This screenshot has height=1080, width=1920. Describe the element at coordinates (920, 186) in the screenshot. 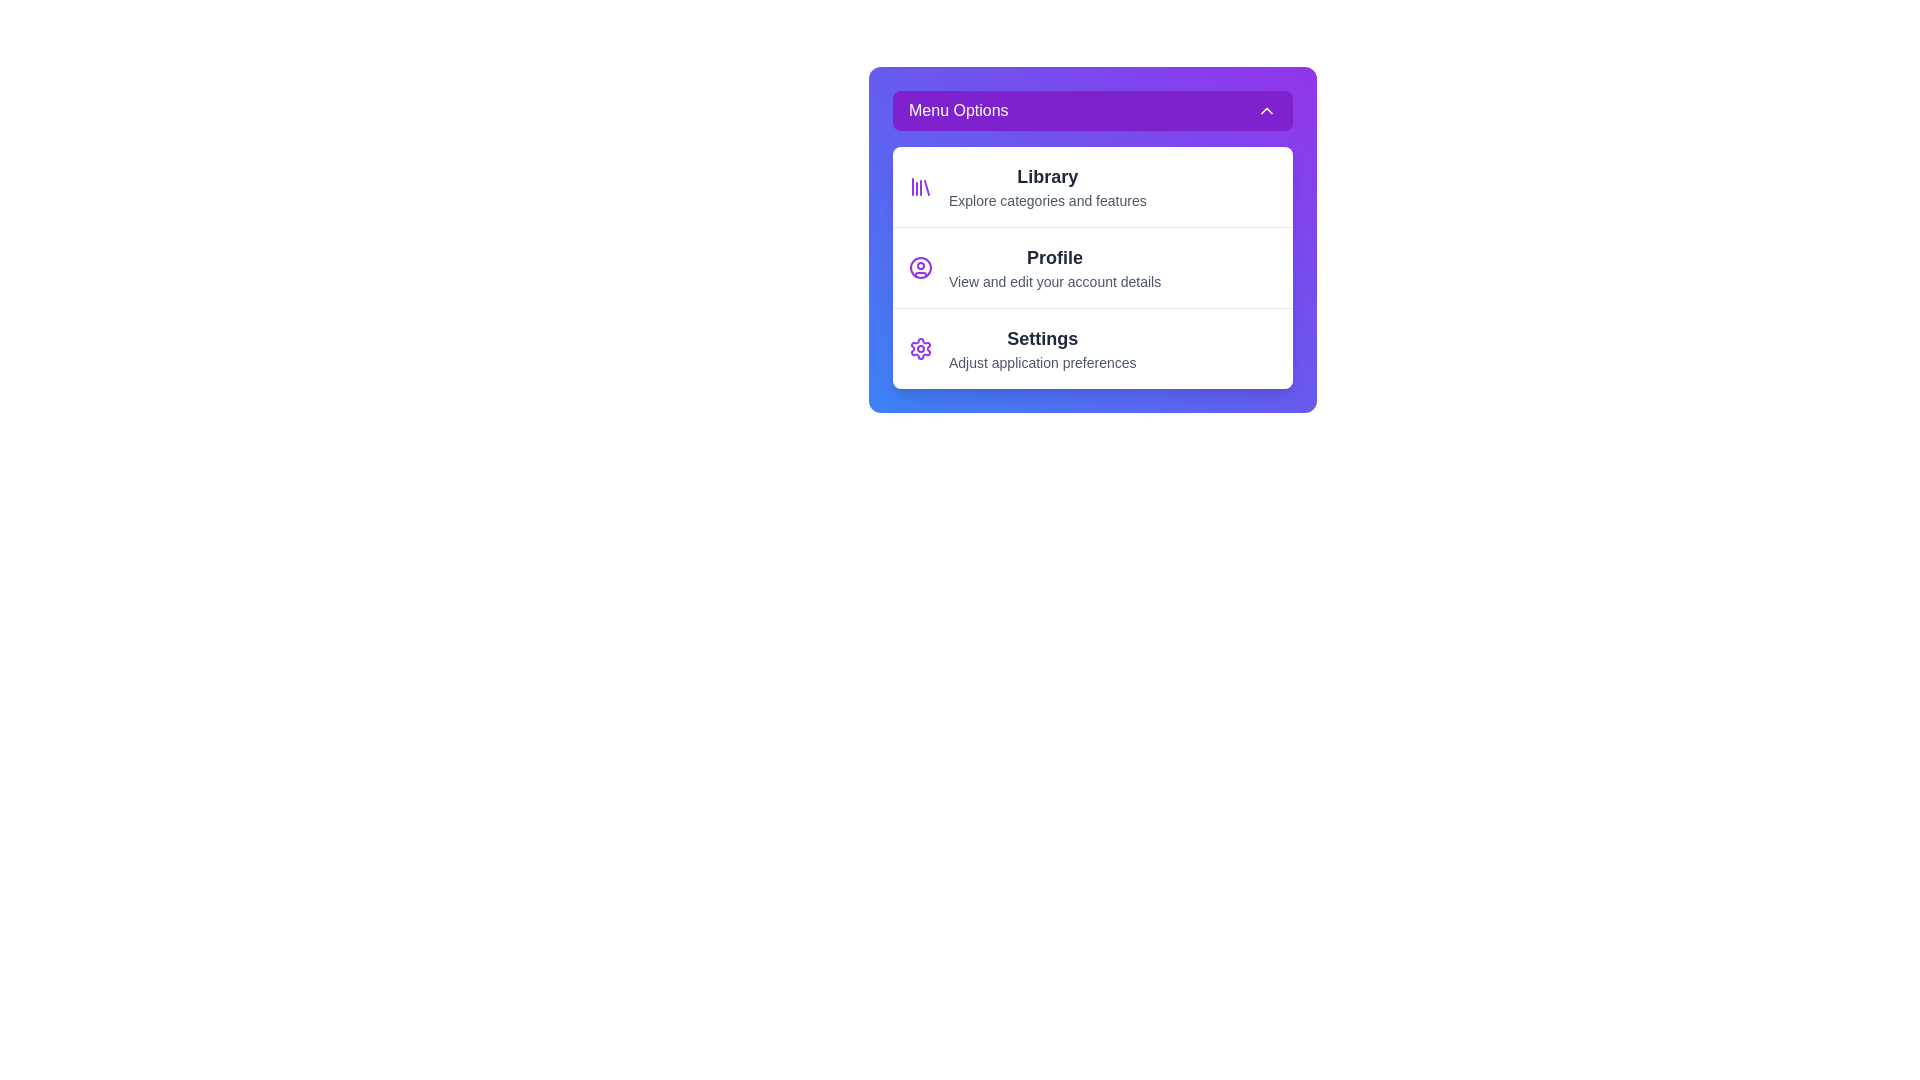

I see `the 'Library' icon, which is the leftmost component of the first row in the purple-bordered menu panel, preceding the text 'Library'` at that location.